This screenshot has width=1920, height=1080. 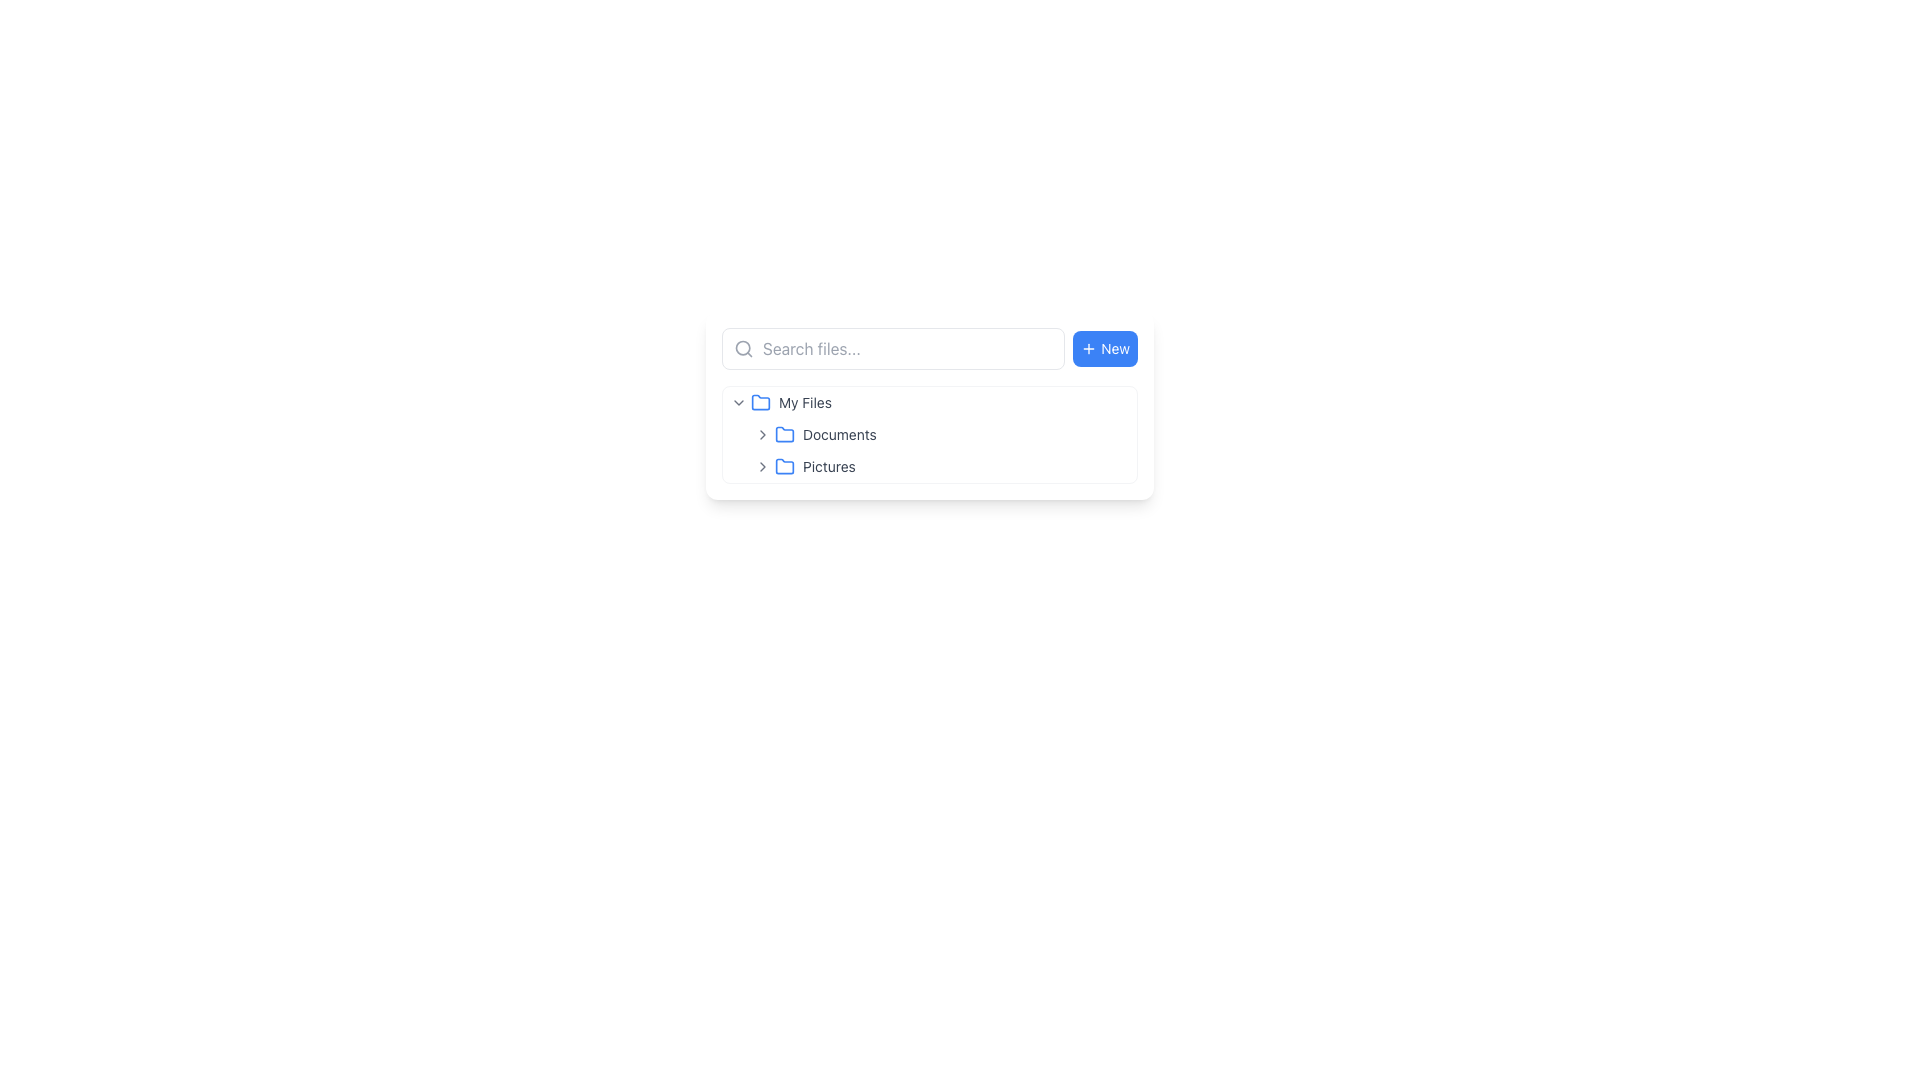 I want to click on the button containing the text label that indicates an action to create or add something new, located in the top-right corner of the interface, so click(x=1114, y=347).